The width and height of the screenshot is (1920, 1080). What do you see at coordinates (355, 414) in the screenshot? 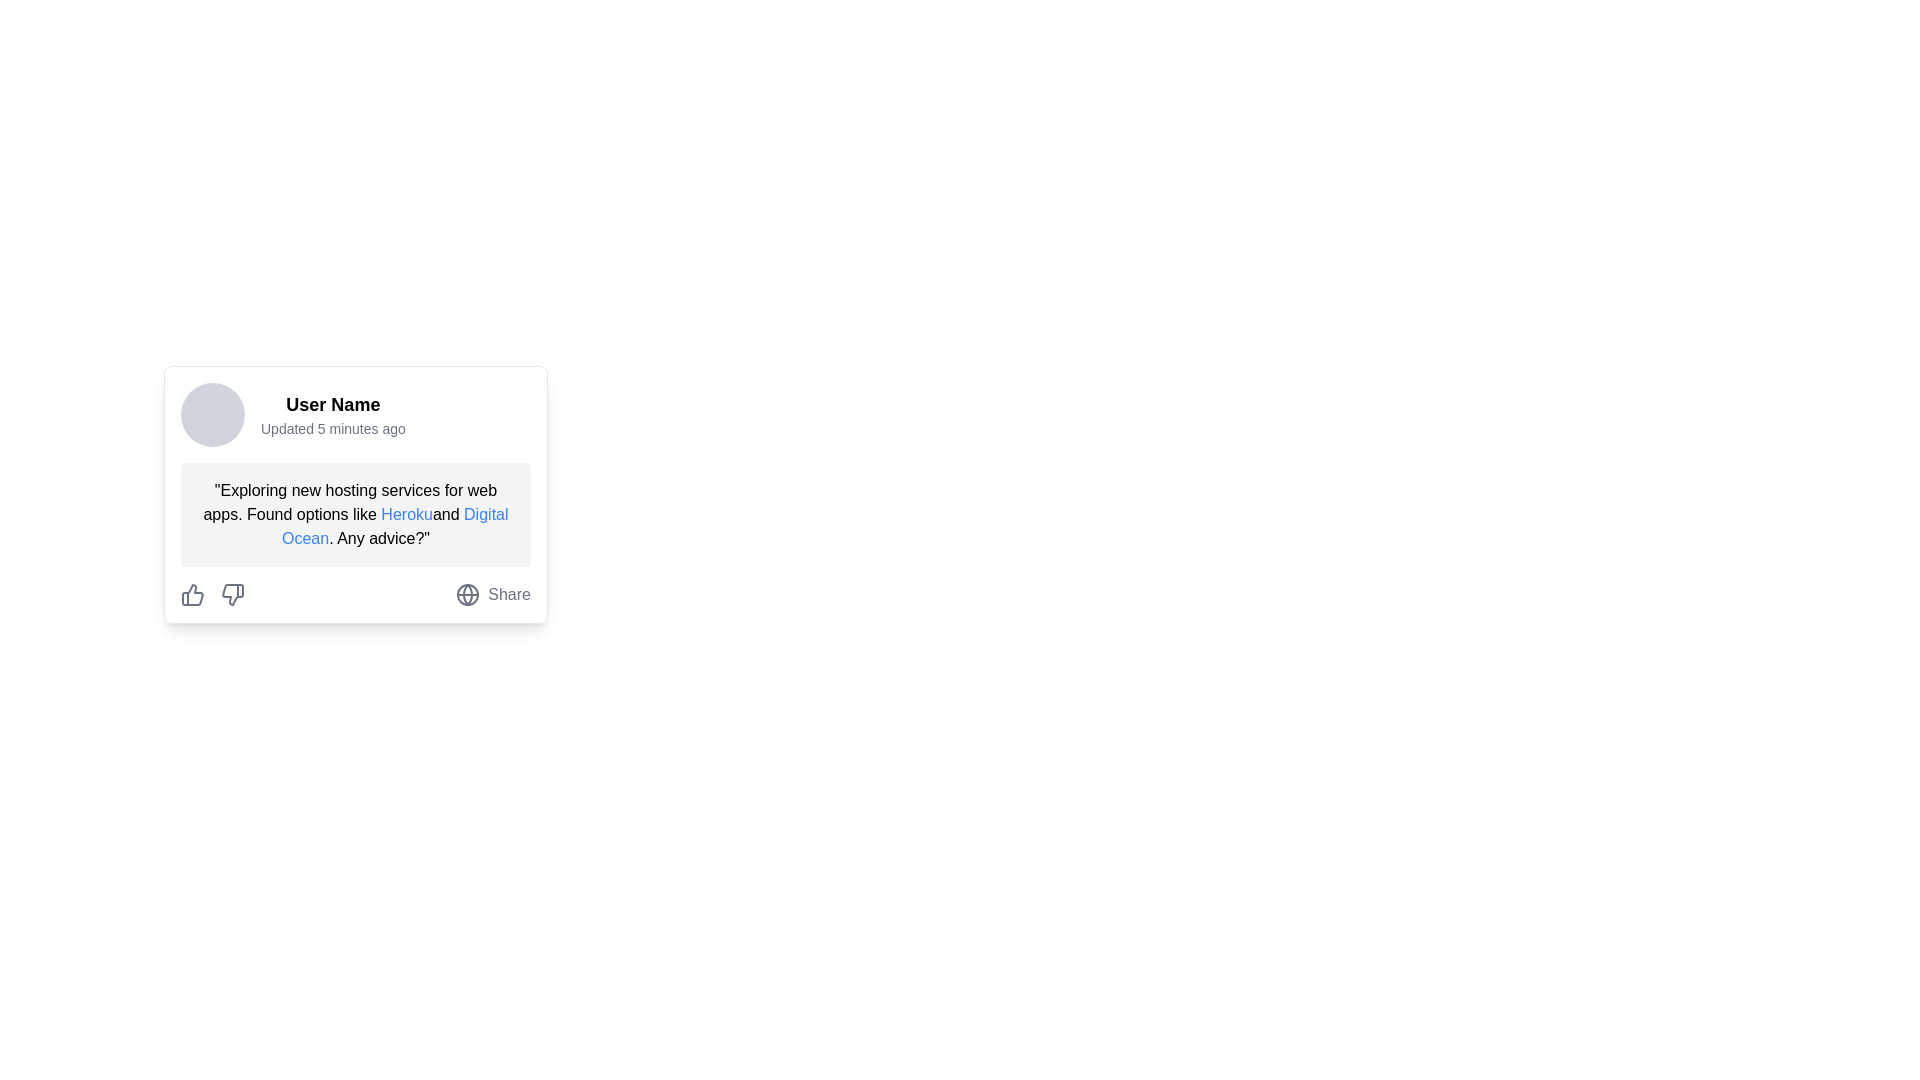
I see `information displayed in the Profile Information Display, which includes the user's name and the last updated time, located at the specified coordinates` at bounding box center [355, 414].